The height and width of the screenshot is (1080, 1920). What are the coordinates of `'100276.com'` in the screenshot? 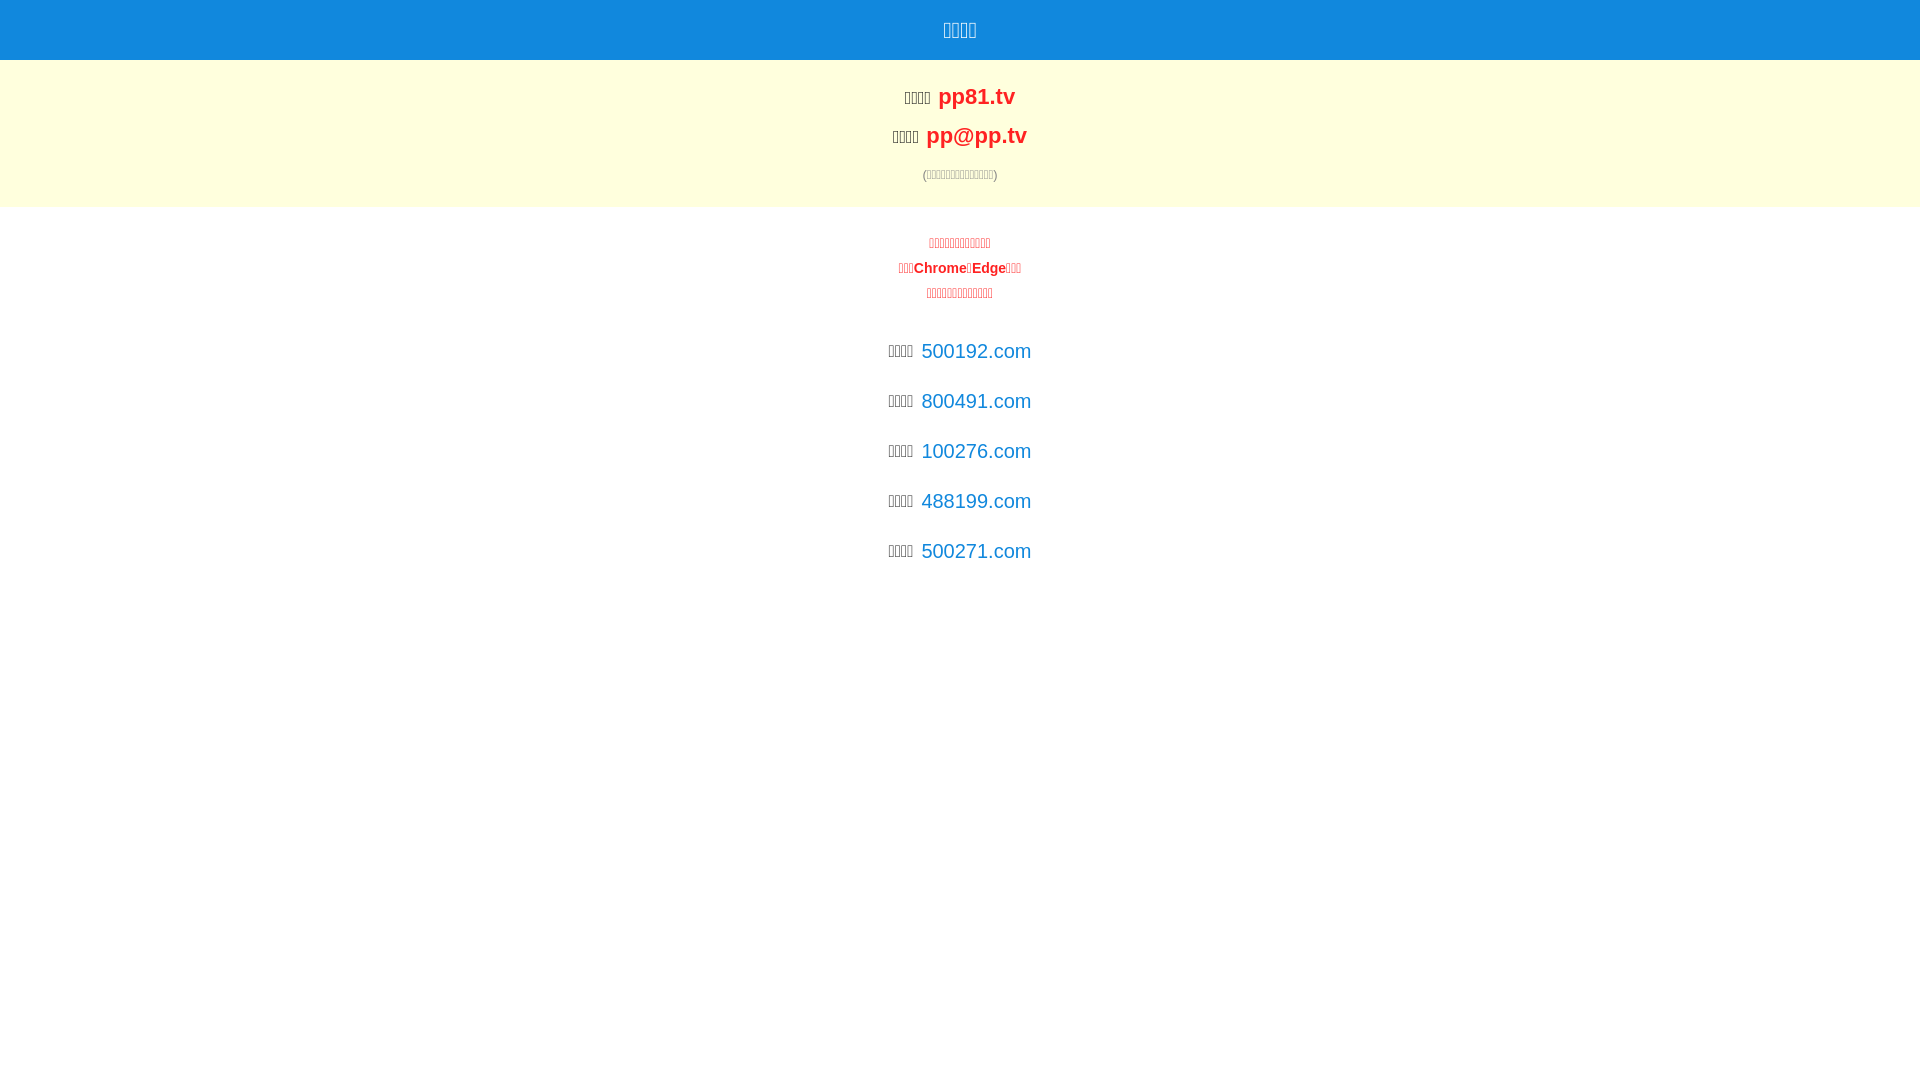 It's located at (975, 451).